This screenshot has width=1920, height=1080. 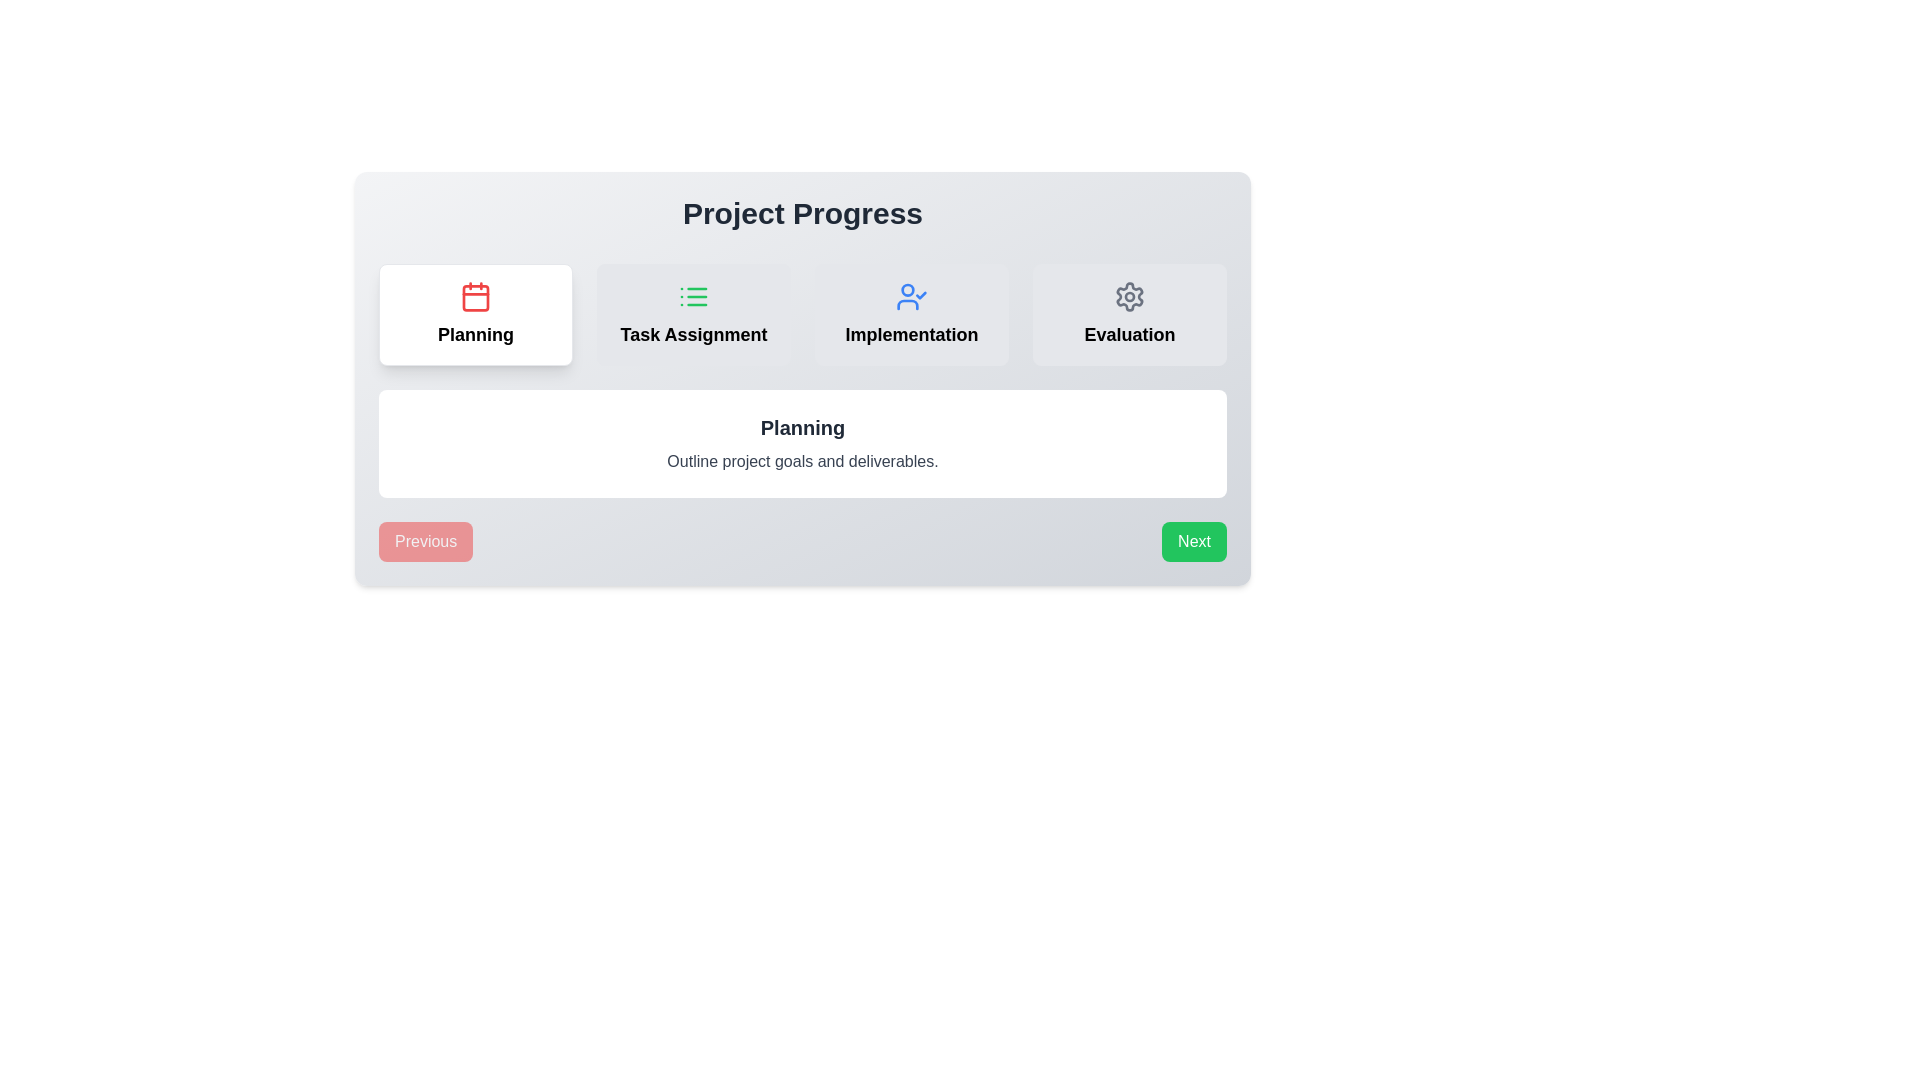 What do you see at coordinates (425, 542) in the screenshot?
I see `the 'Previous' button, which is a red button with white text, located at the bottom left corner of a card-like layout` at bounding box center [425, 542].